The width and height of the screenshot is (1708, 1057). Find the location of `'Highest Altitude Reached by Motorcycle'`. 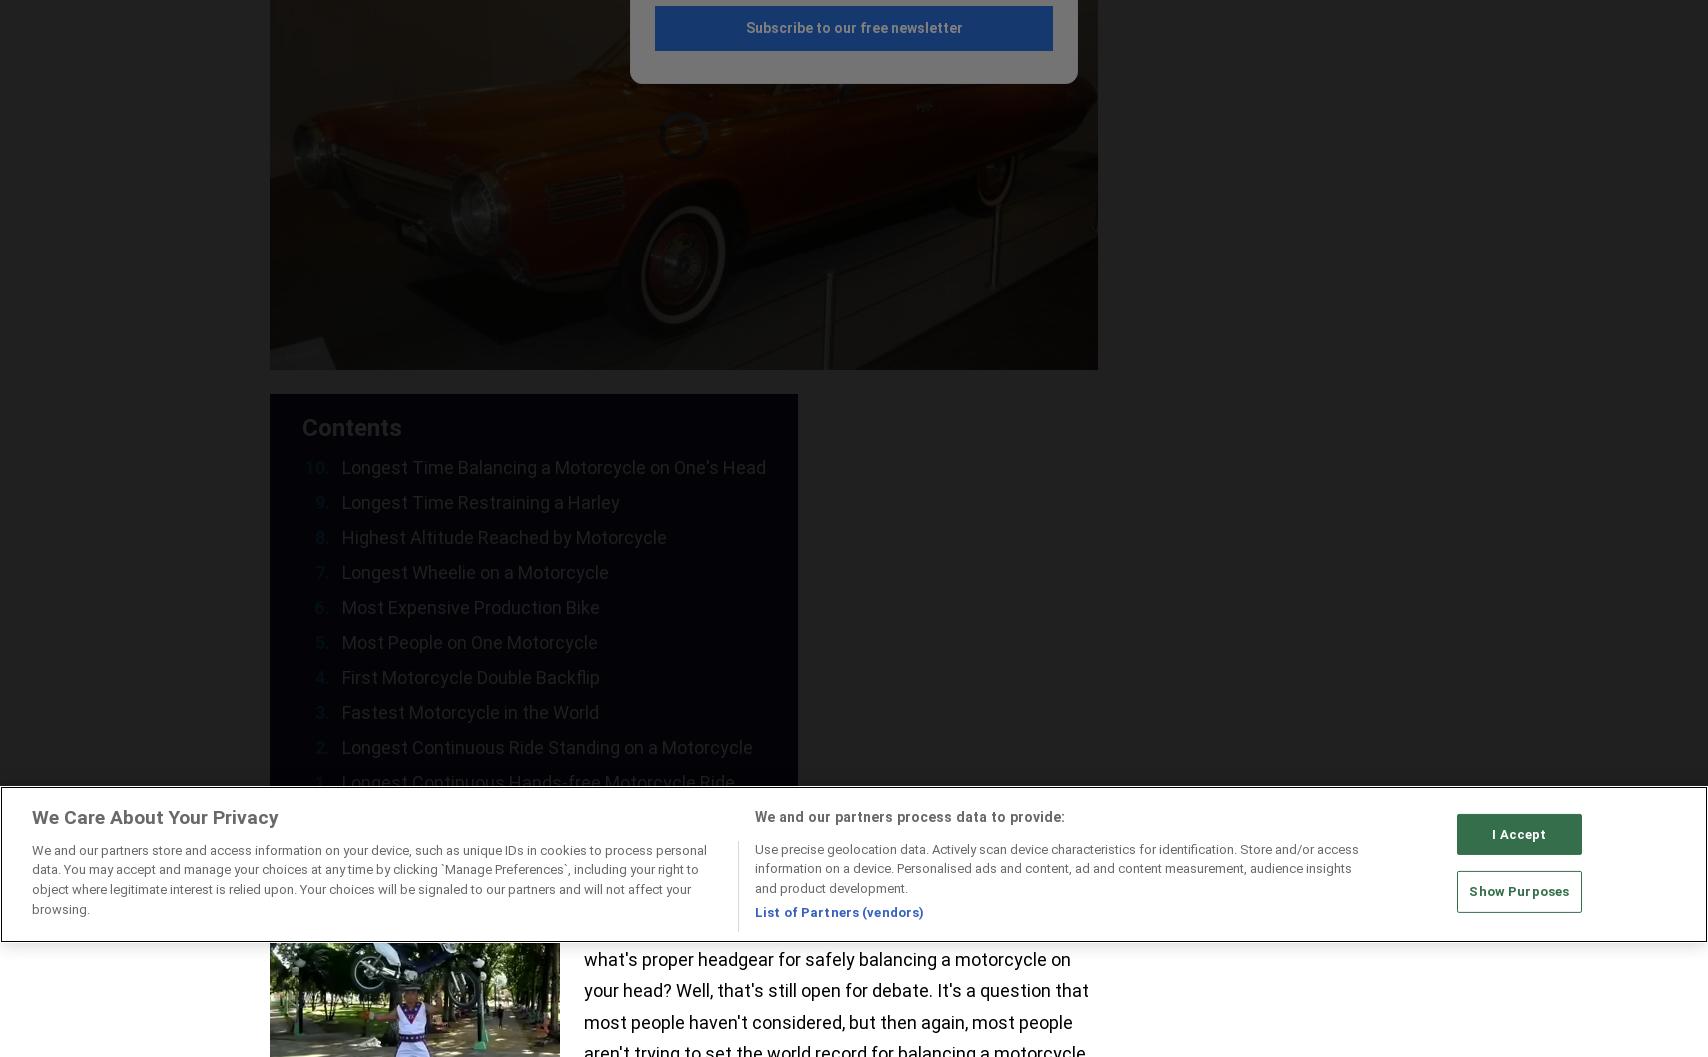

'Highest Altitude Reached by Motorcycle' is located at coordinates (341, 536).